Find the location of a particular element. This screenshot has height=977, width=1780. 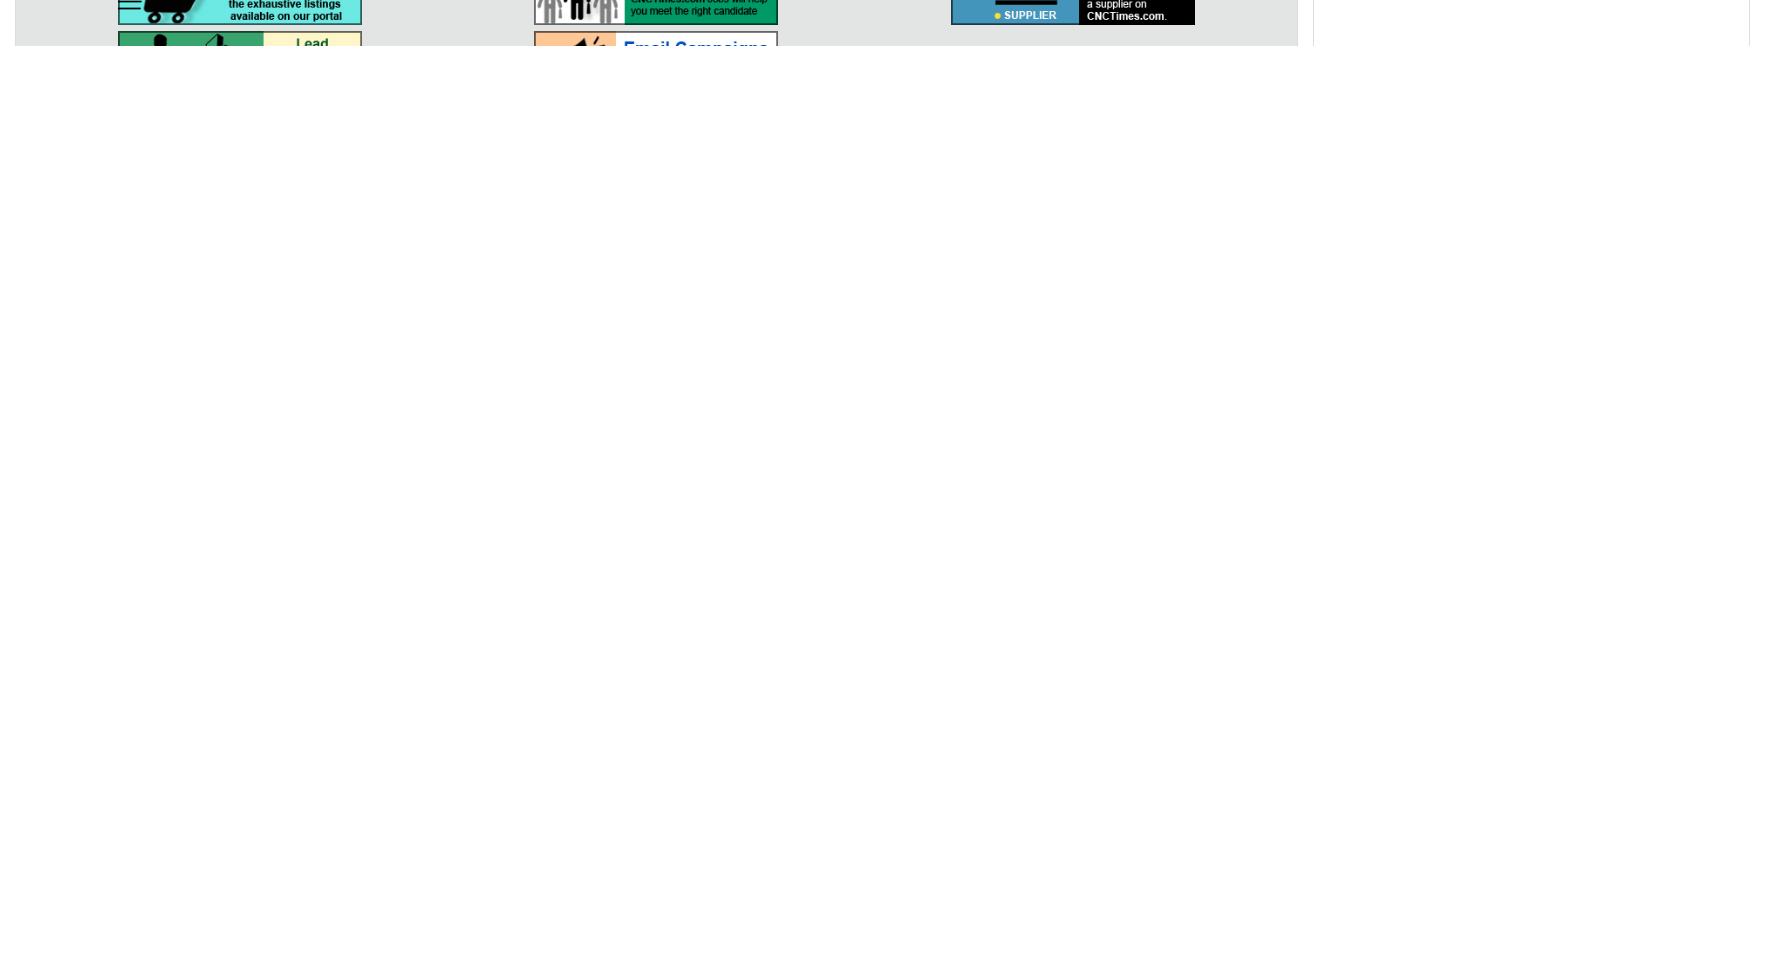

'Heavy Engineering' is located at coordinates (1262, 535).